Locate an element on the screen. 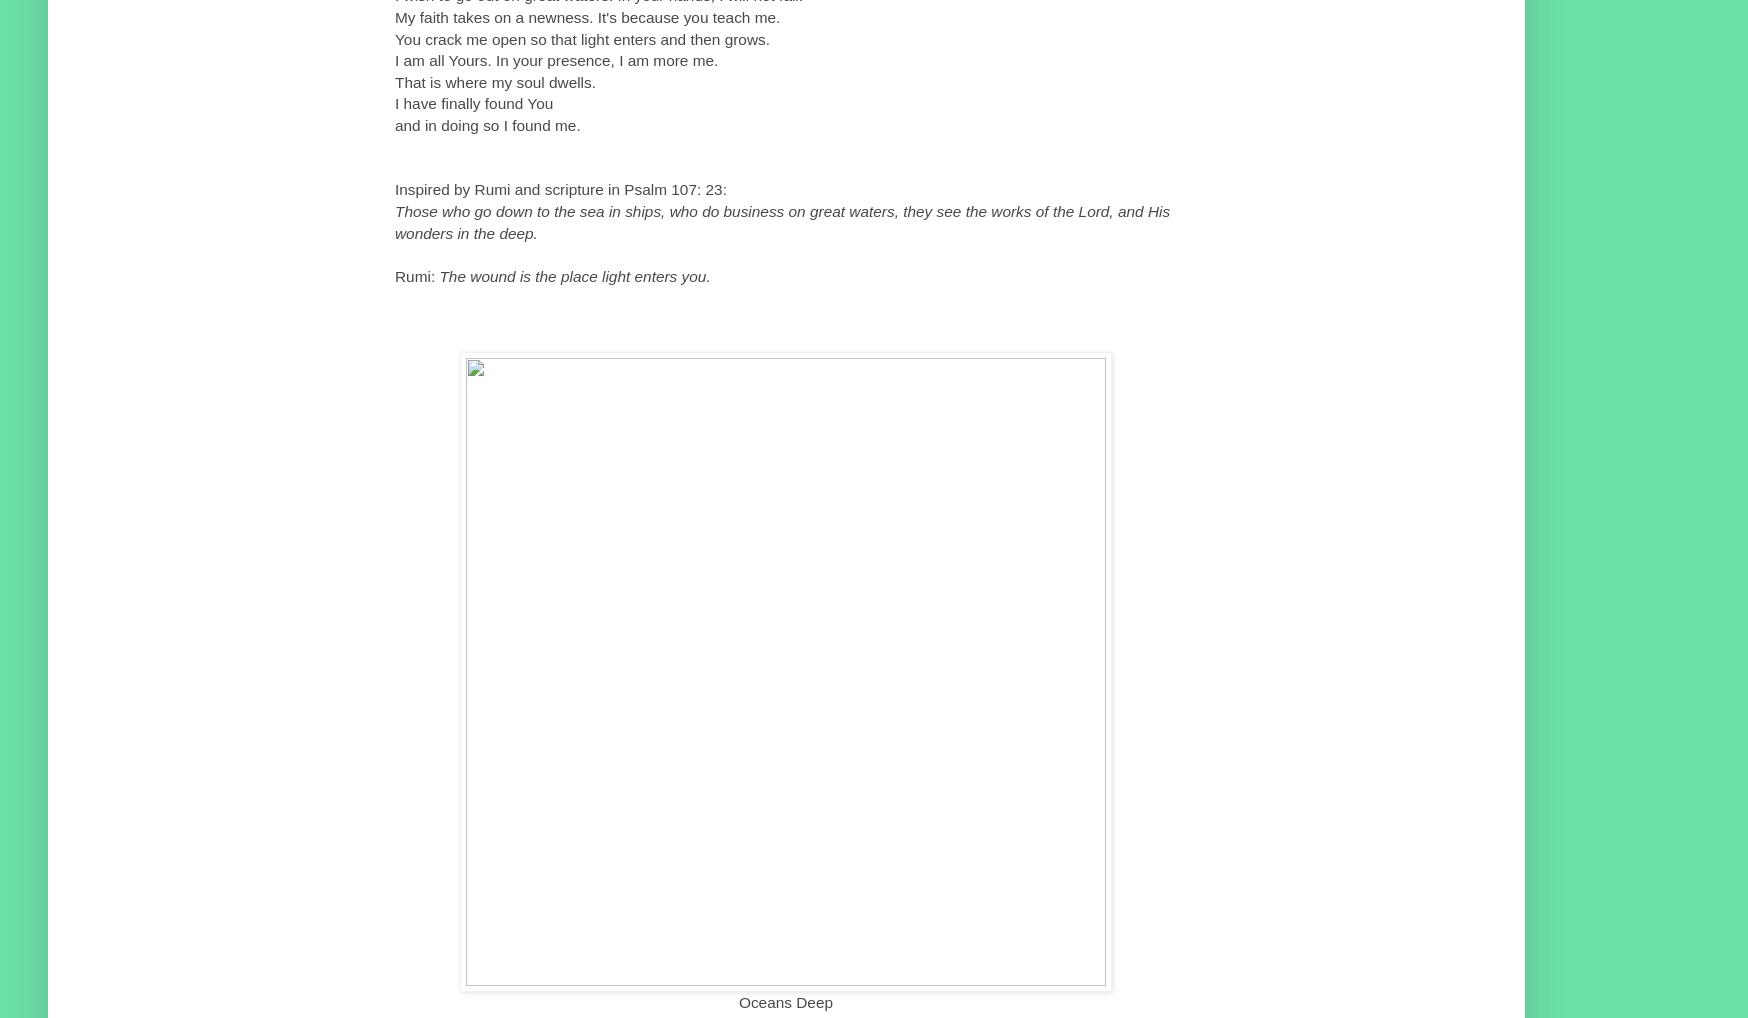  'My faith takes on a newness. It's because you teach me.' is located at coordinates (586, 15).